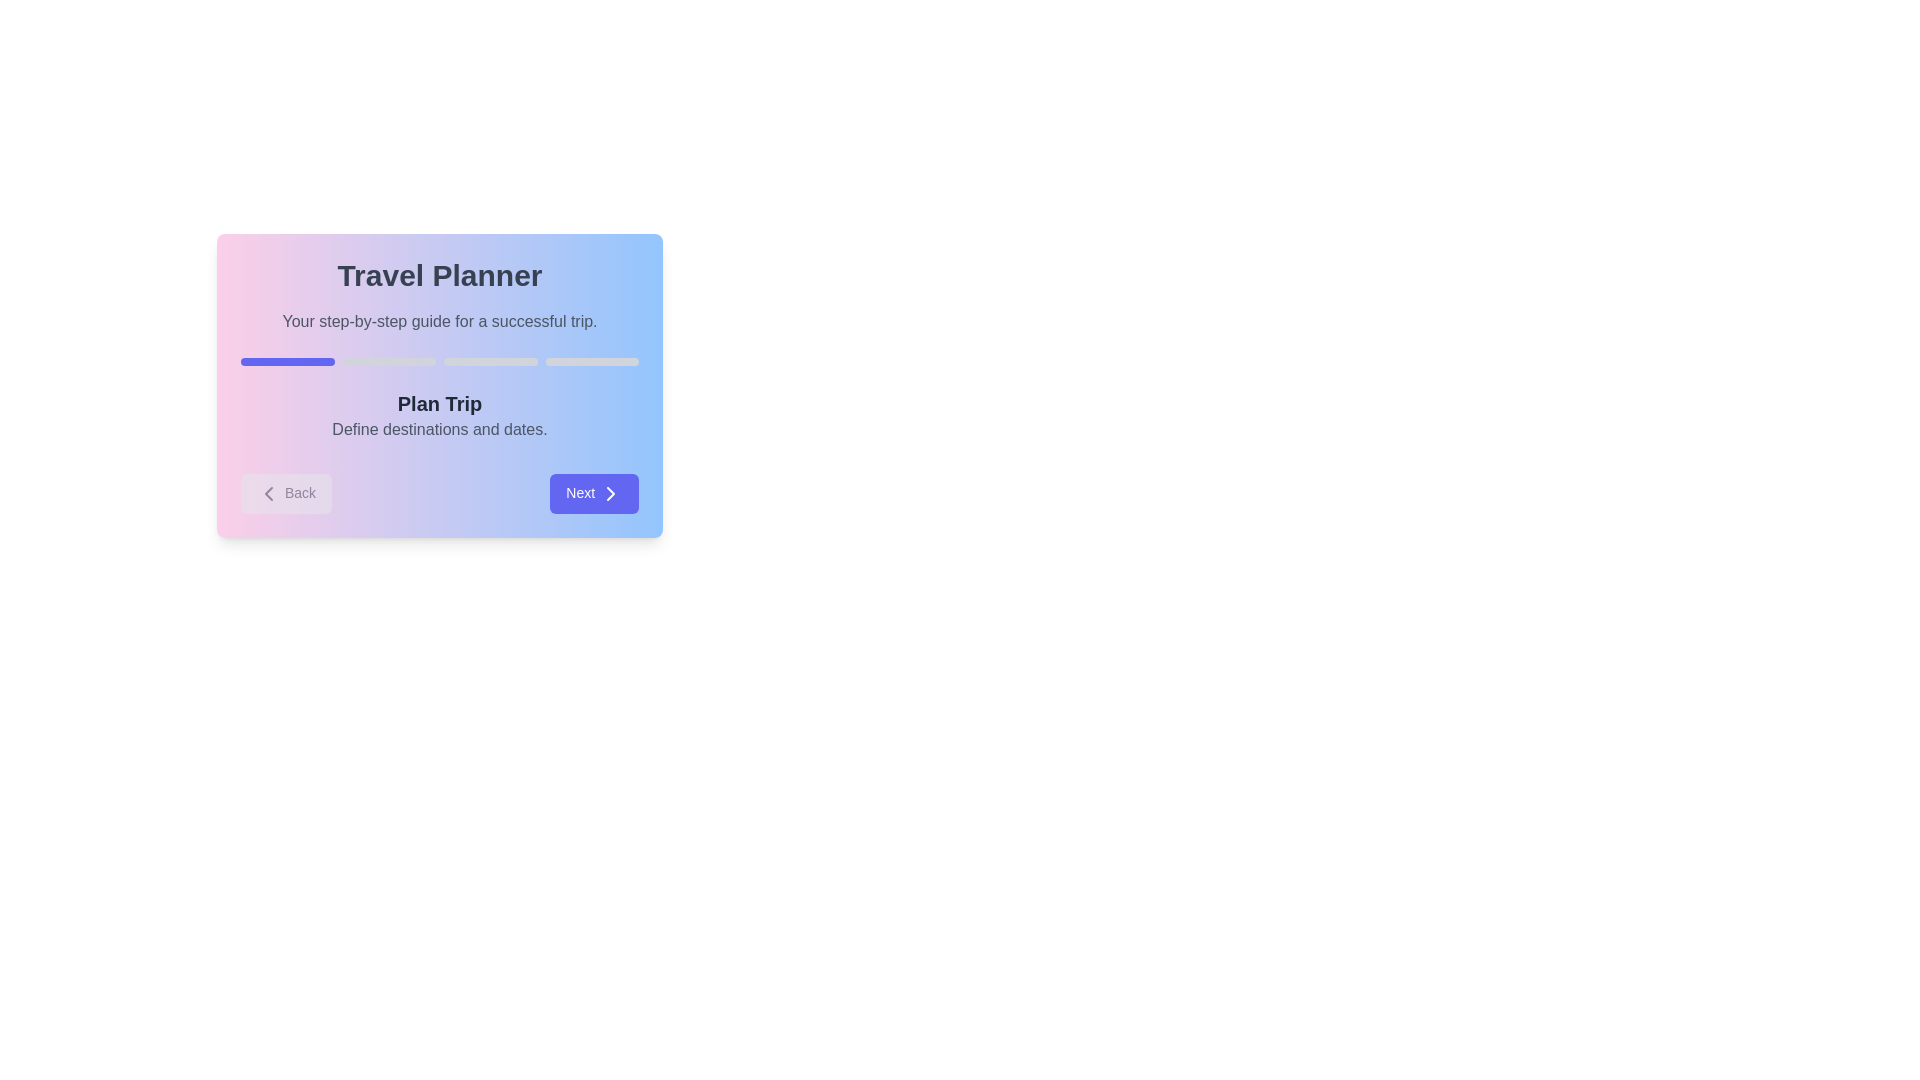 The image size is (1920, 1080). Describe the element at coordinates (439, 404) in the screenshot. I see `the step title 'Plan Trip' to highlight it and display additional information` at that location.